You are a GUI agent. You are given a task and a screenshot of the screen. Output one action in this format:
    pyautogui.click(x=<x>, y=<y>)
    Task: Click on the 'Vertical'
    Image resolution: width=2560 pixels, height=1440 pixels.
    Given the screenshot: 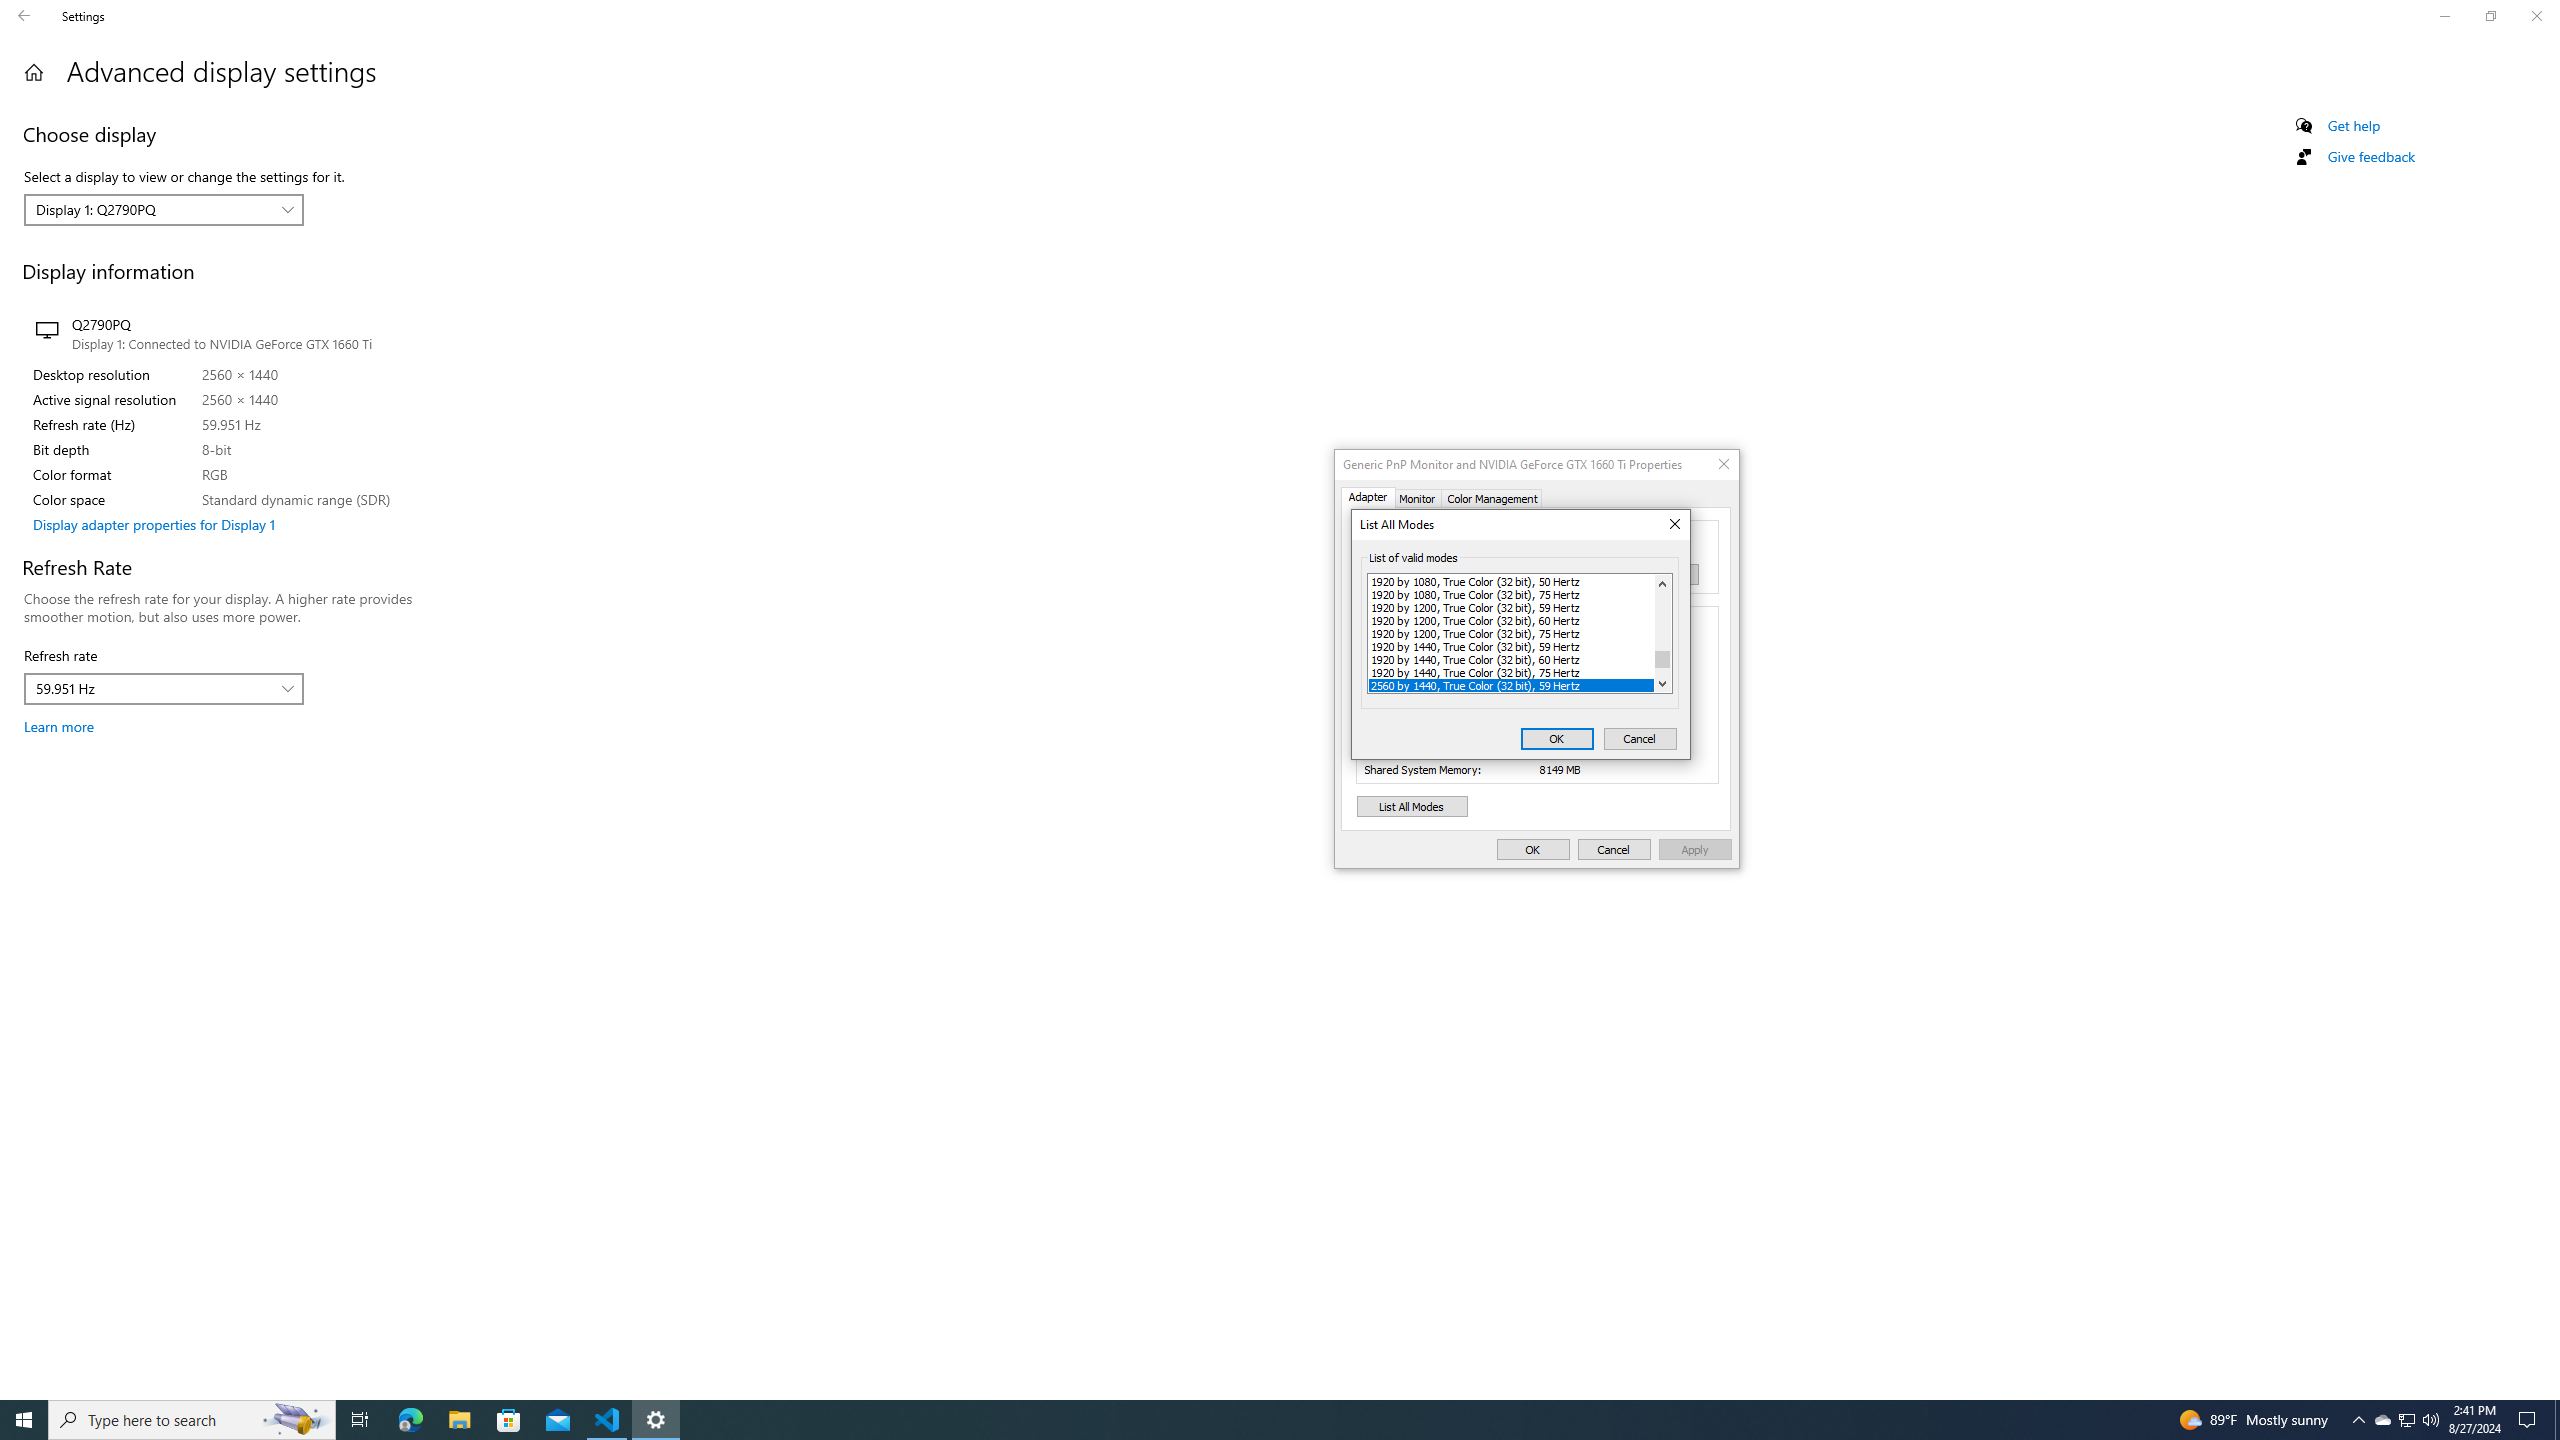 What is the action you would take?
    pyautogui.click(x=1662, y=632)
    